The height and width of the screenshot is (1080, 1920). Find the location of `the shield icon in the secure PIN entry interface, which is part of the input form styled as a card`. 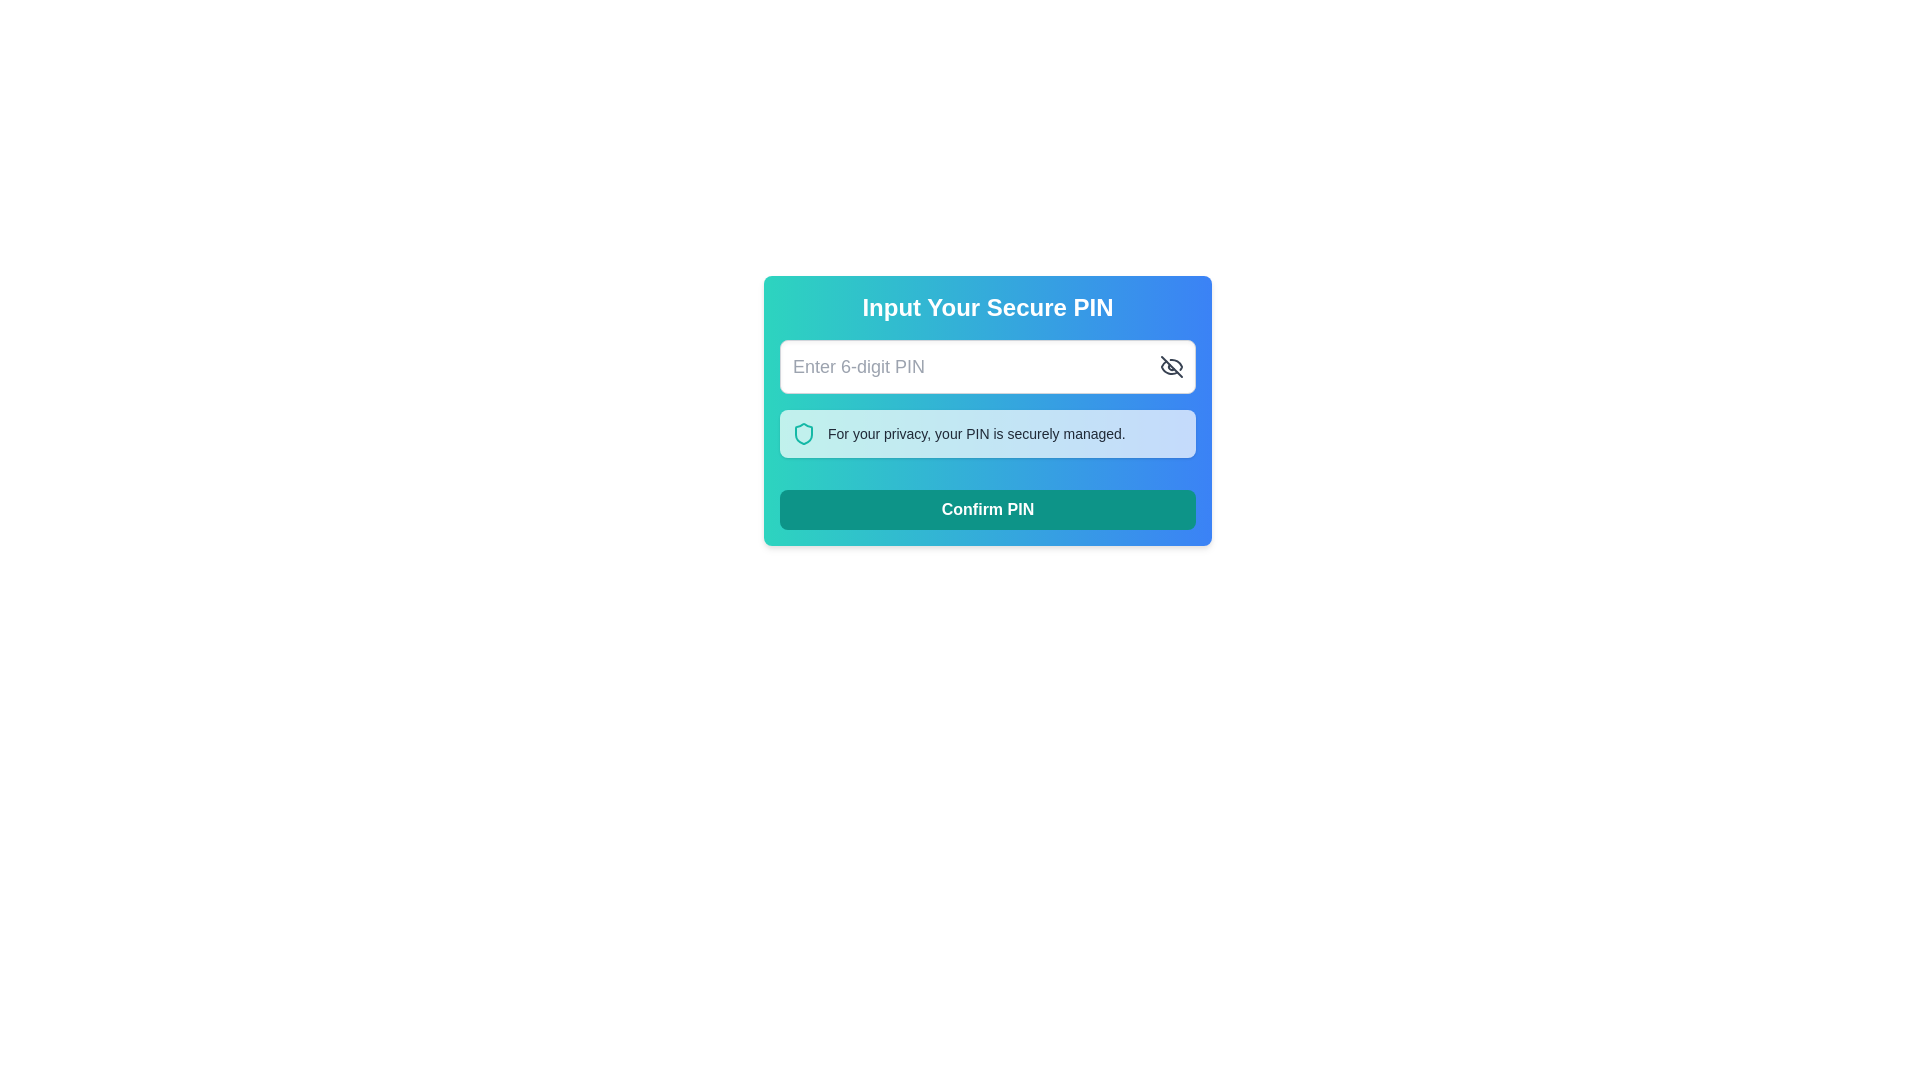

the shield icon in the secure PIN entry interface, which is part of the input form styled as a card is located at coordinates (988, 410).